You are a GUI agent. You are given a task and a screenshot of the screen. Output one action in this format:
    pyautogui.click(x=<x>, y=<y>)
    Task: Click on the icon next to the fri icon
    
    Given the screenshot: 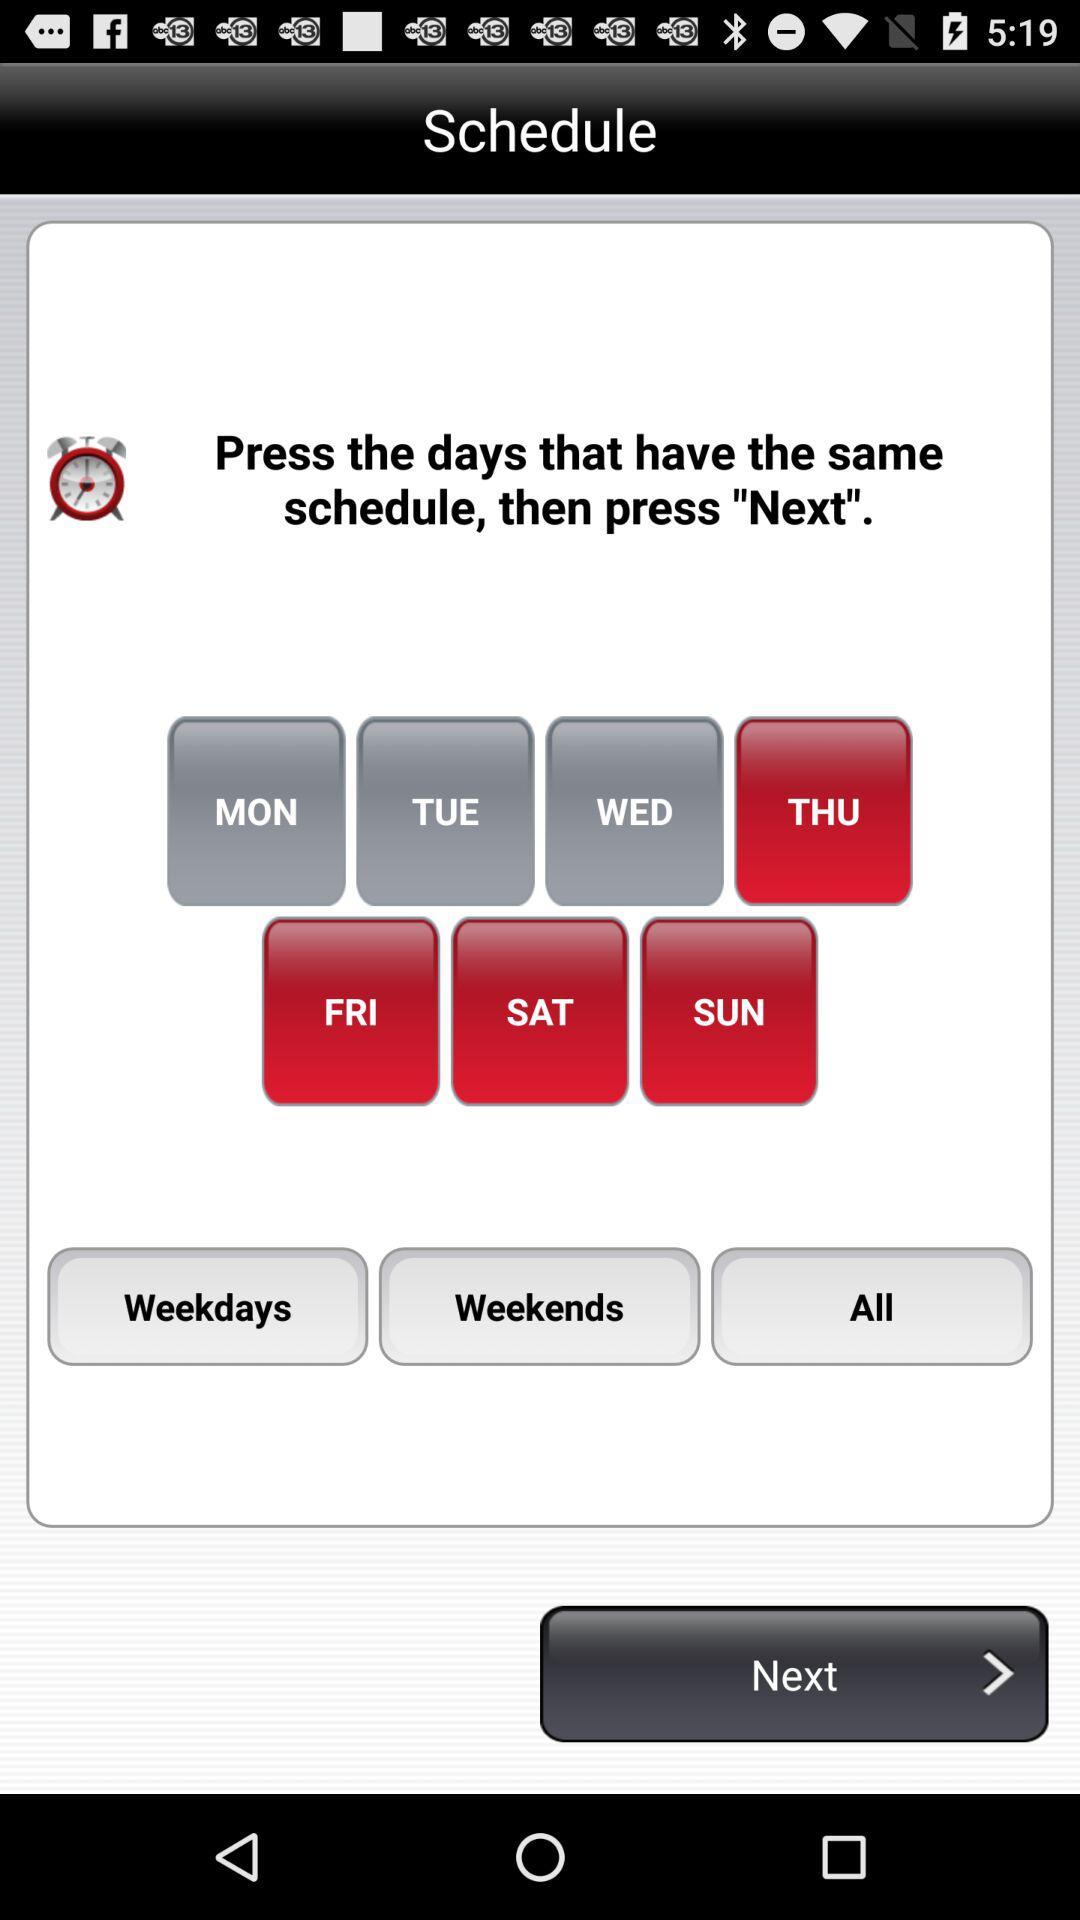 What is the action you would take?
    pyautogui.click(x=540, y=1011)
    